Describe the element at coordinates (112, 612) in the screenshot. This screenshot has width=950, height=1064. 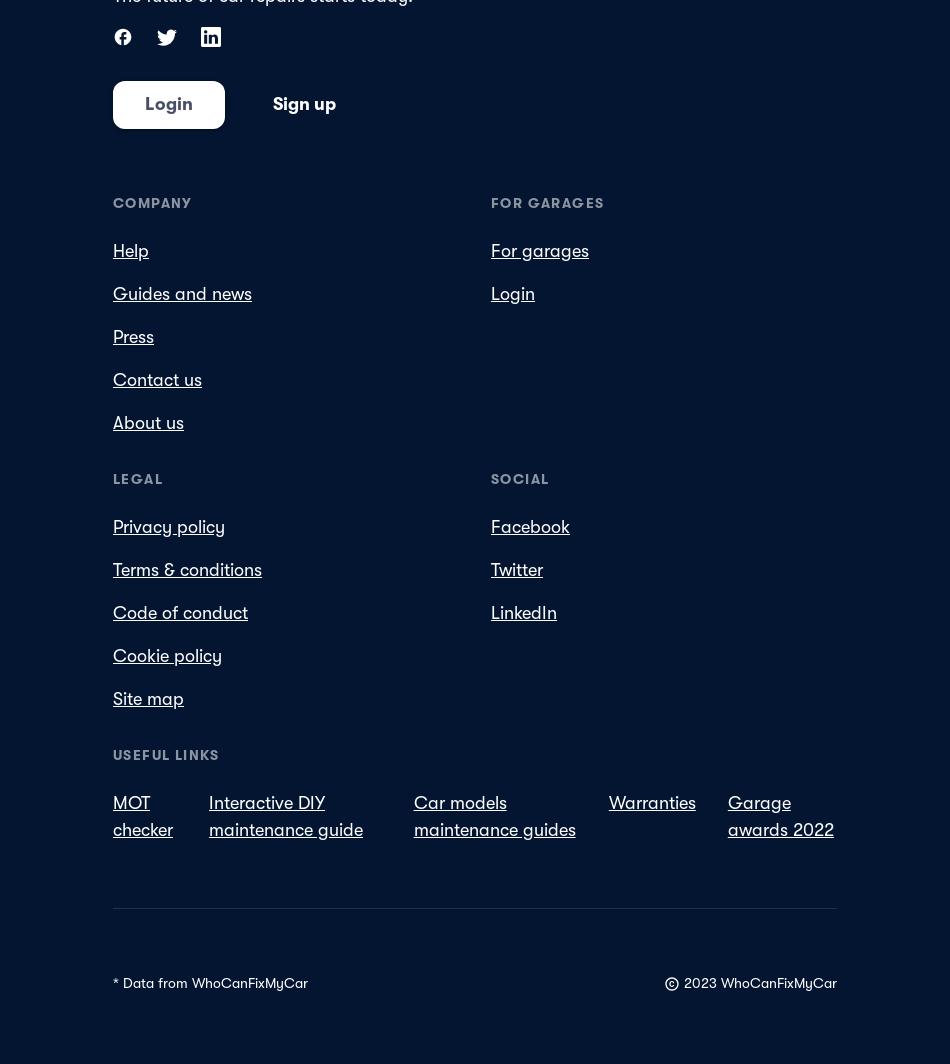
I see `'Code of conduct'` at that location.